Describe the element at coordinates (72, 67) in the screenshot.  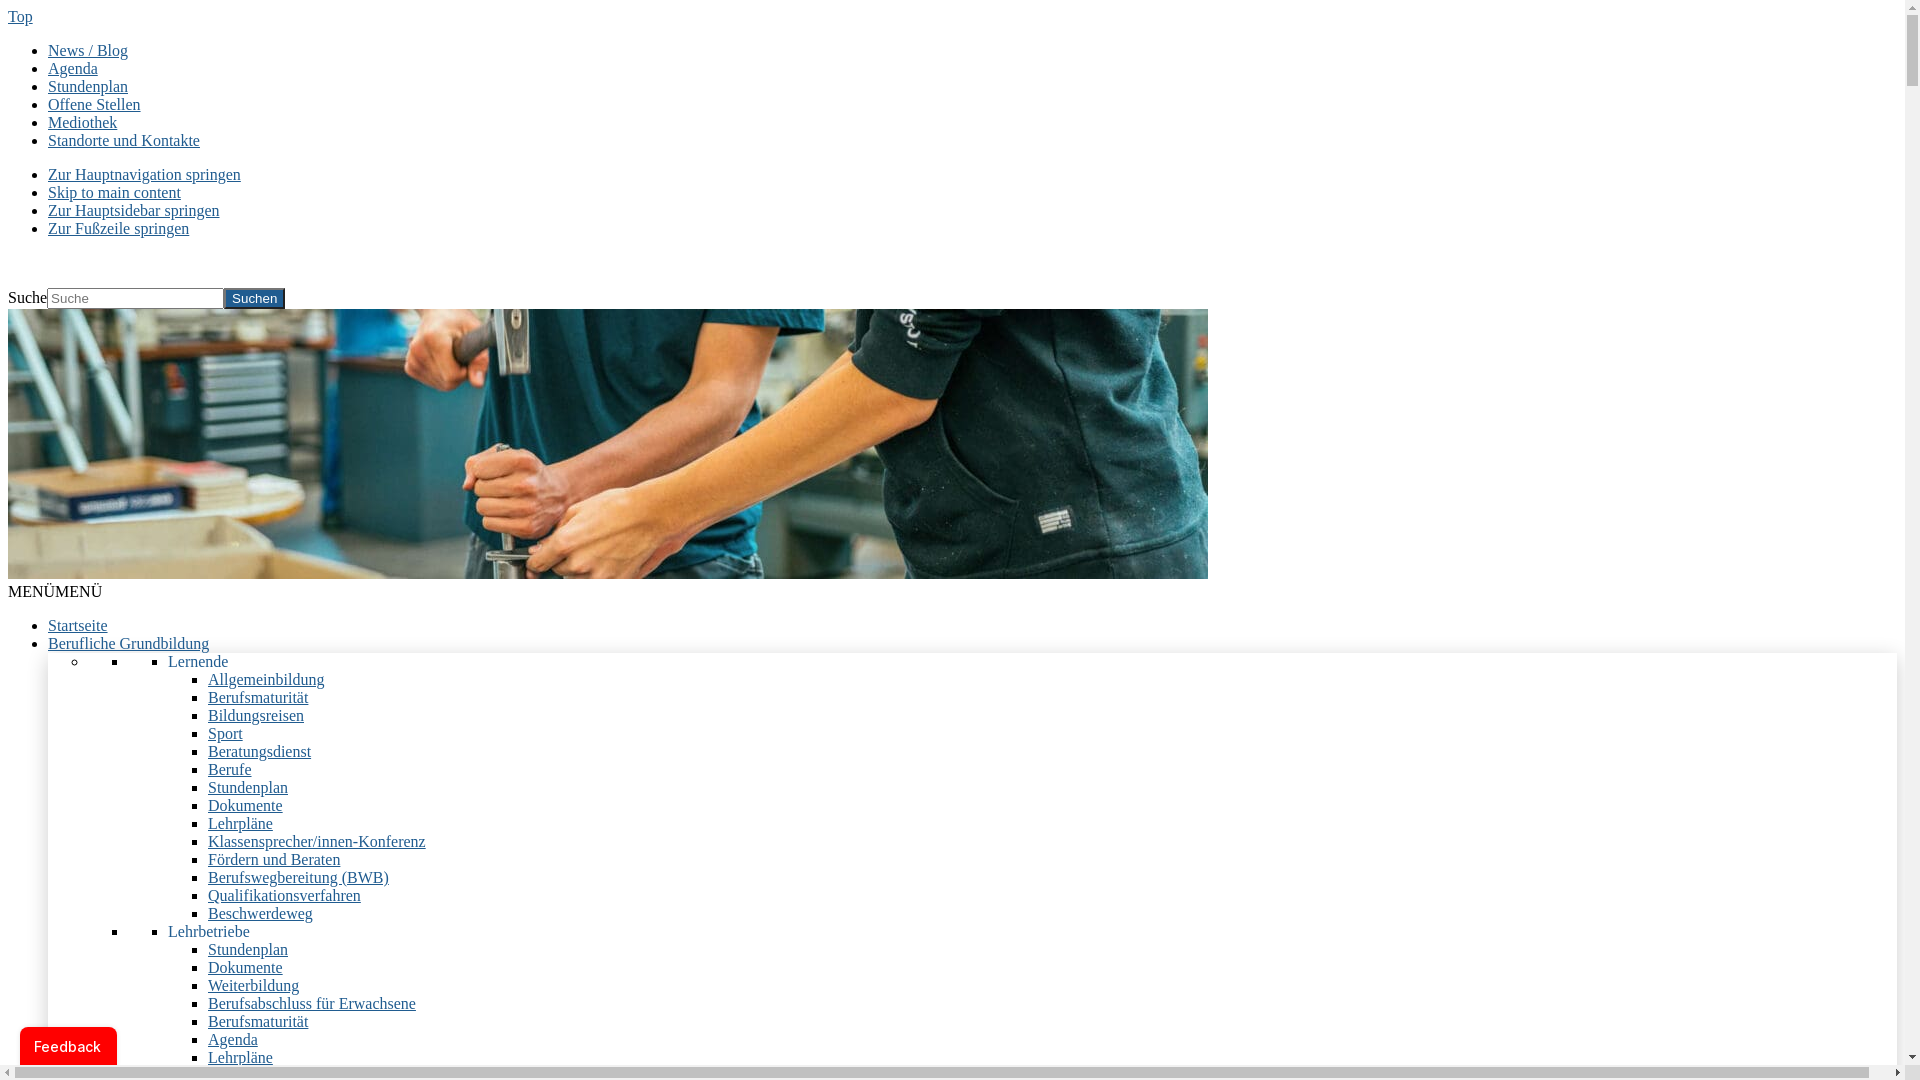
I see `'Agenda'` at that location.